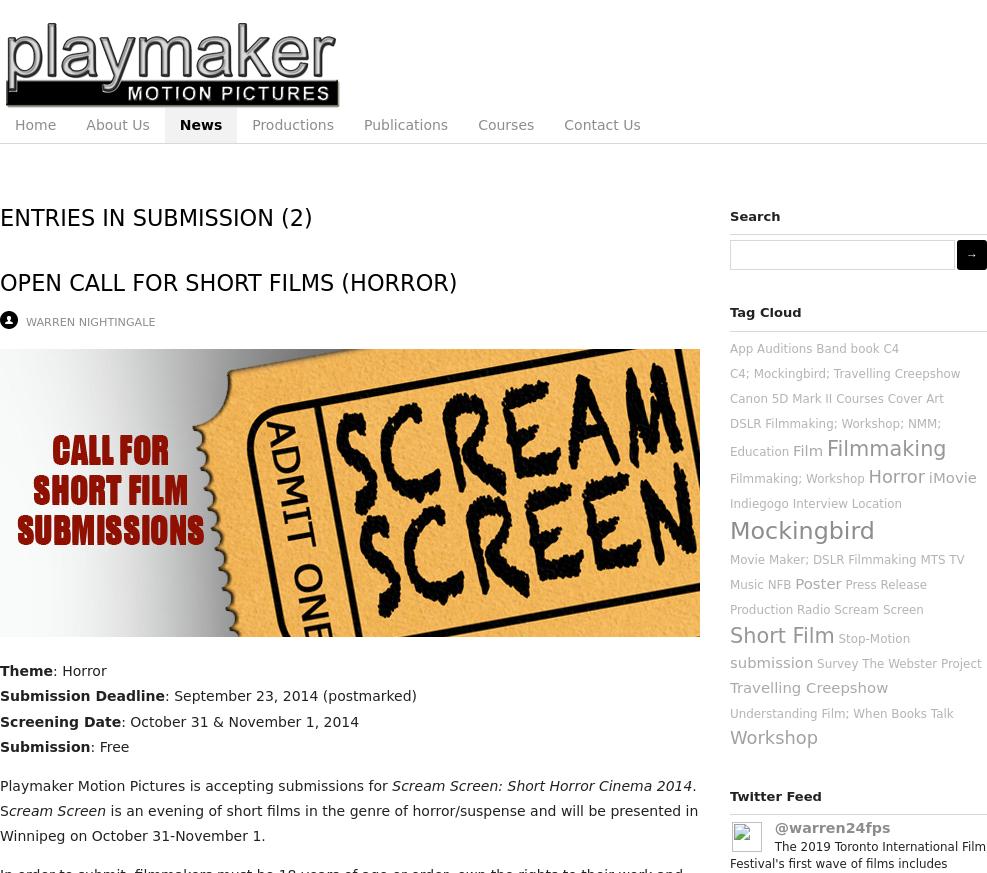 This screenshot has width=987, height=873. What do you see at coordinates (884, 583) in the screenshot?
I see `'Press Release'` at bounding box center [884, 583].